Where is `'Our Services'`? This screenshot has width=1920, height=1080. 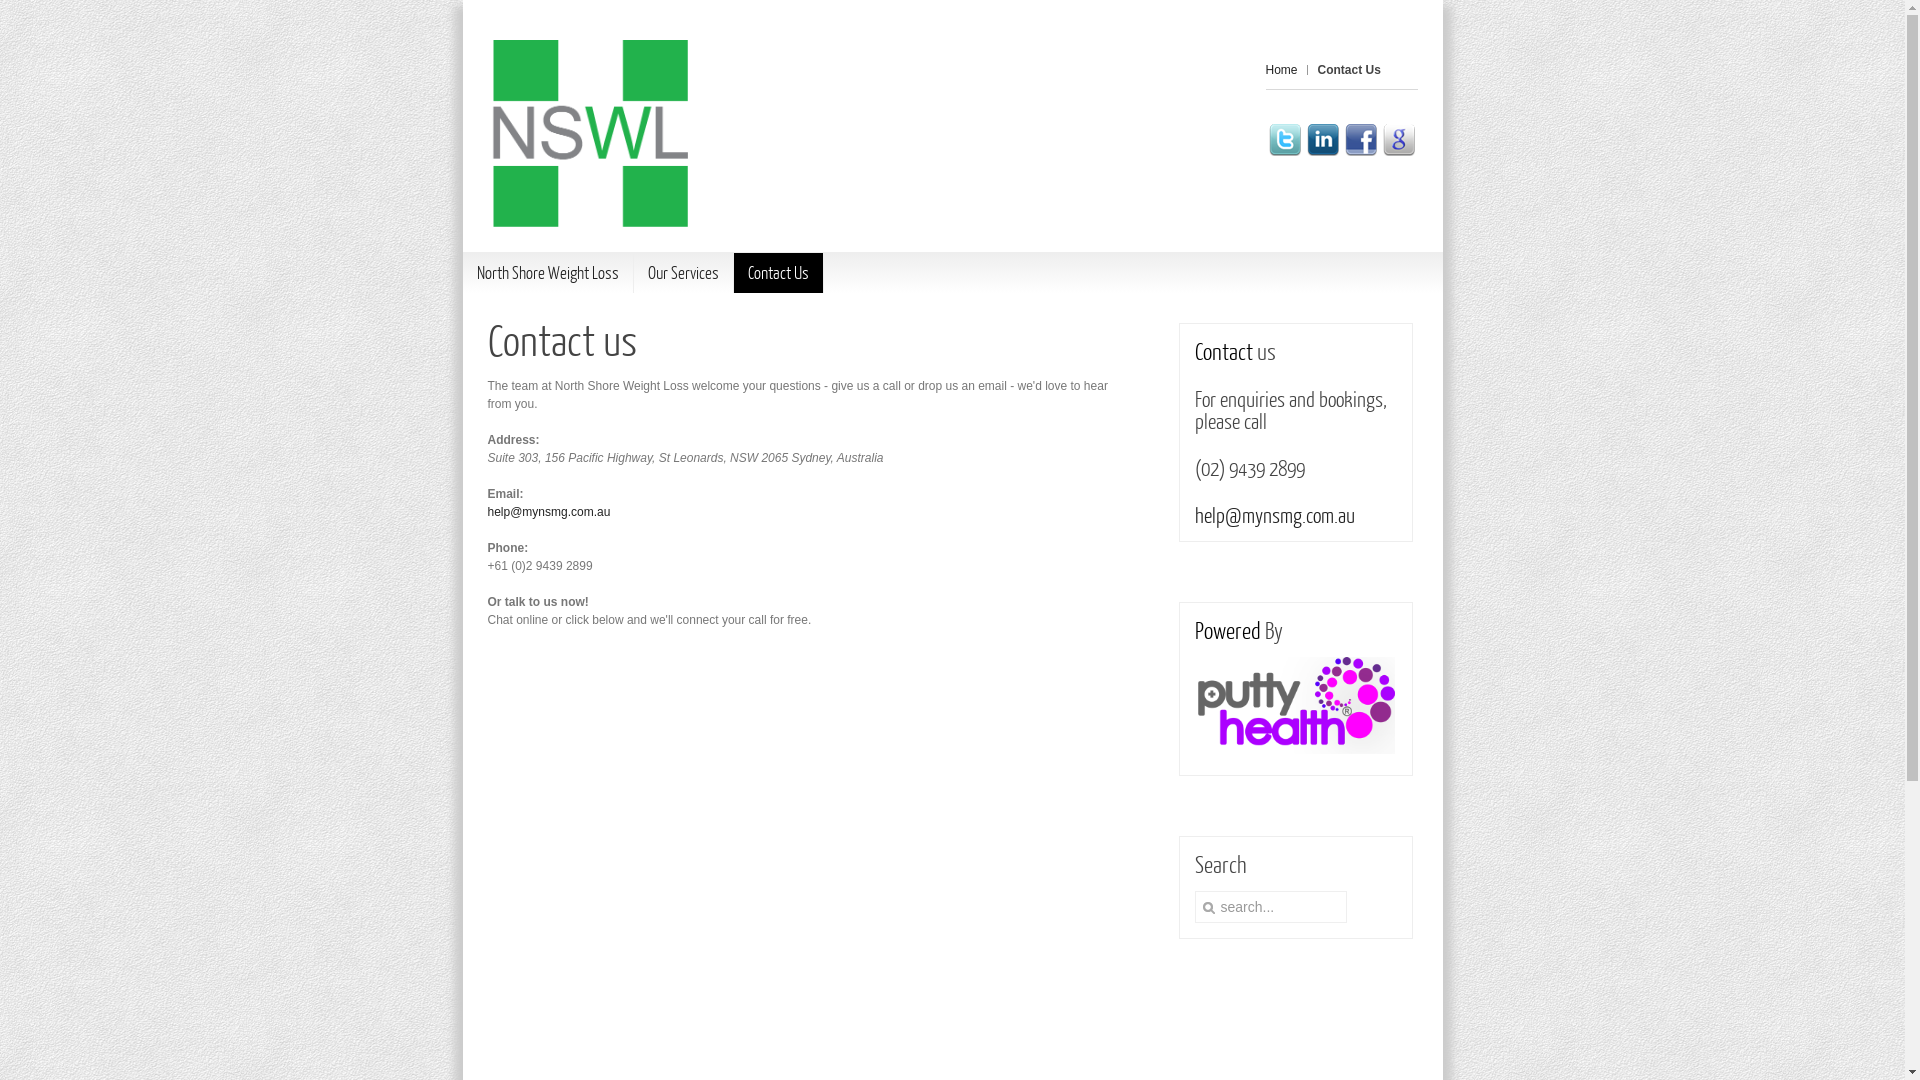 'Our Services' is located at coordinates (683, 273).